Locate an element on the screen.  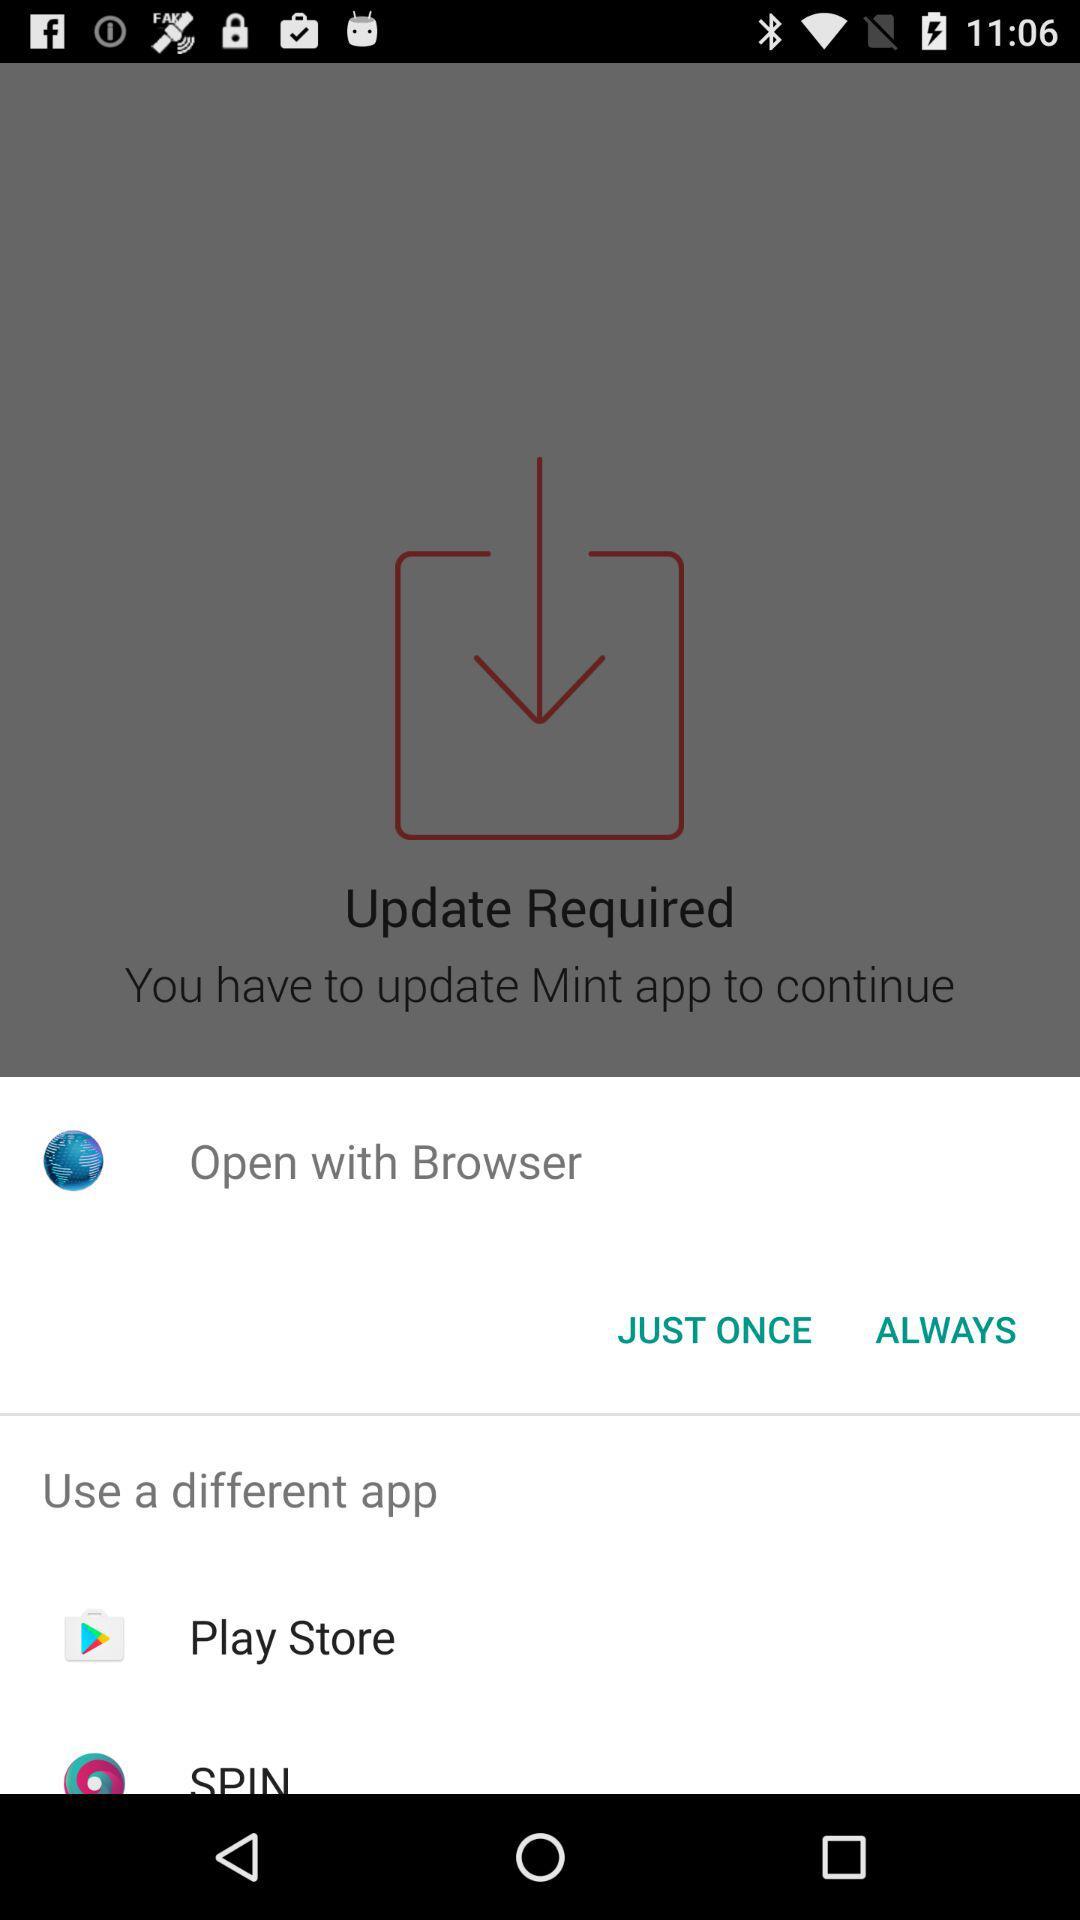
the play store item is located at coordinates (292, 1636).